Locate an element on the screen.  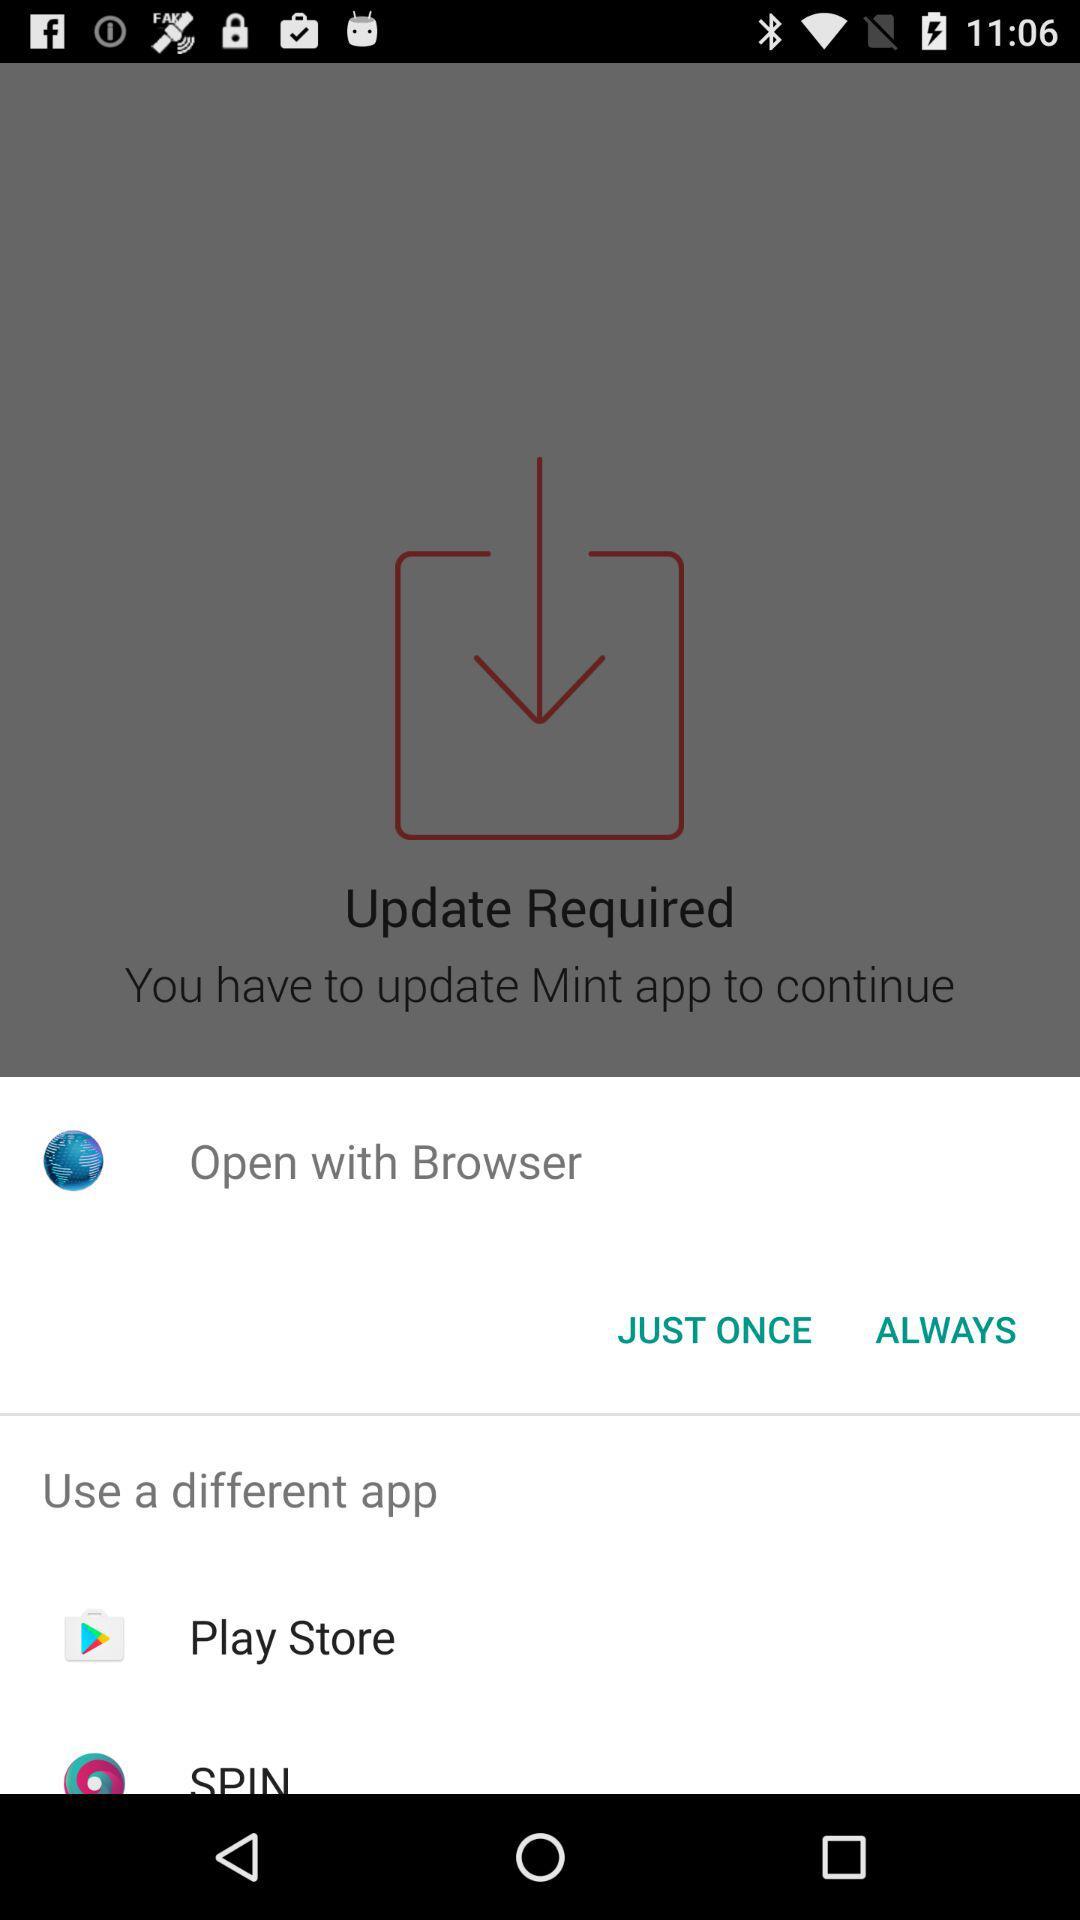
the play store item is located at coordinates (292, 1636).